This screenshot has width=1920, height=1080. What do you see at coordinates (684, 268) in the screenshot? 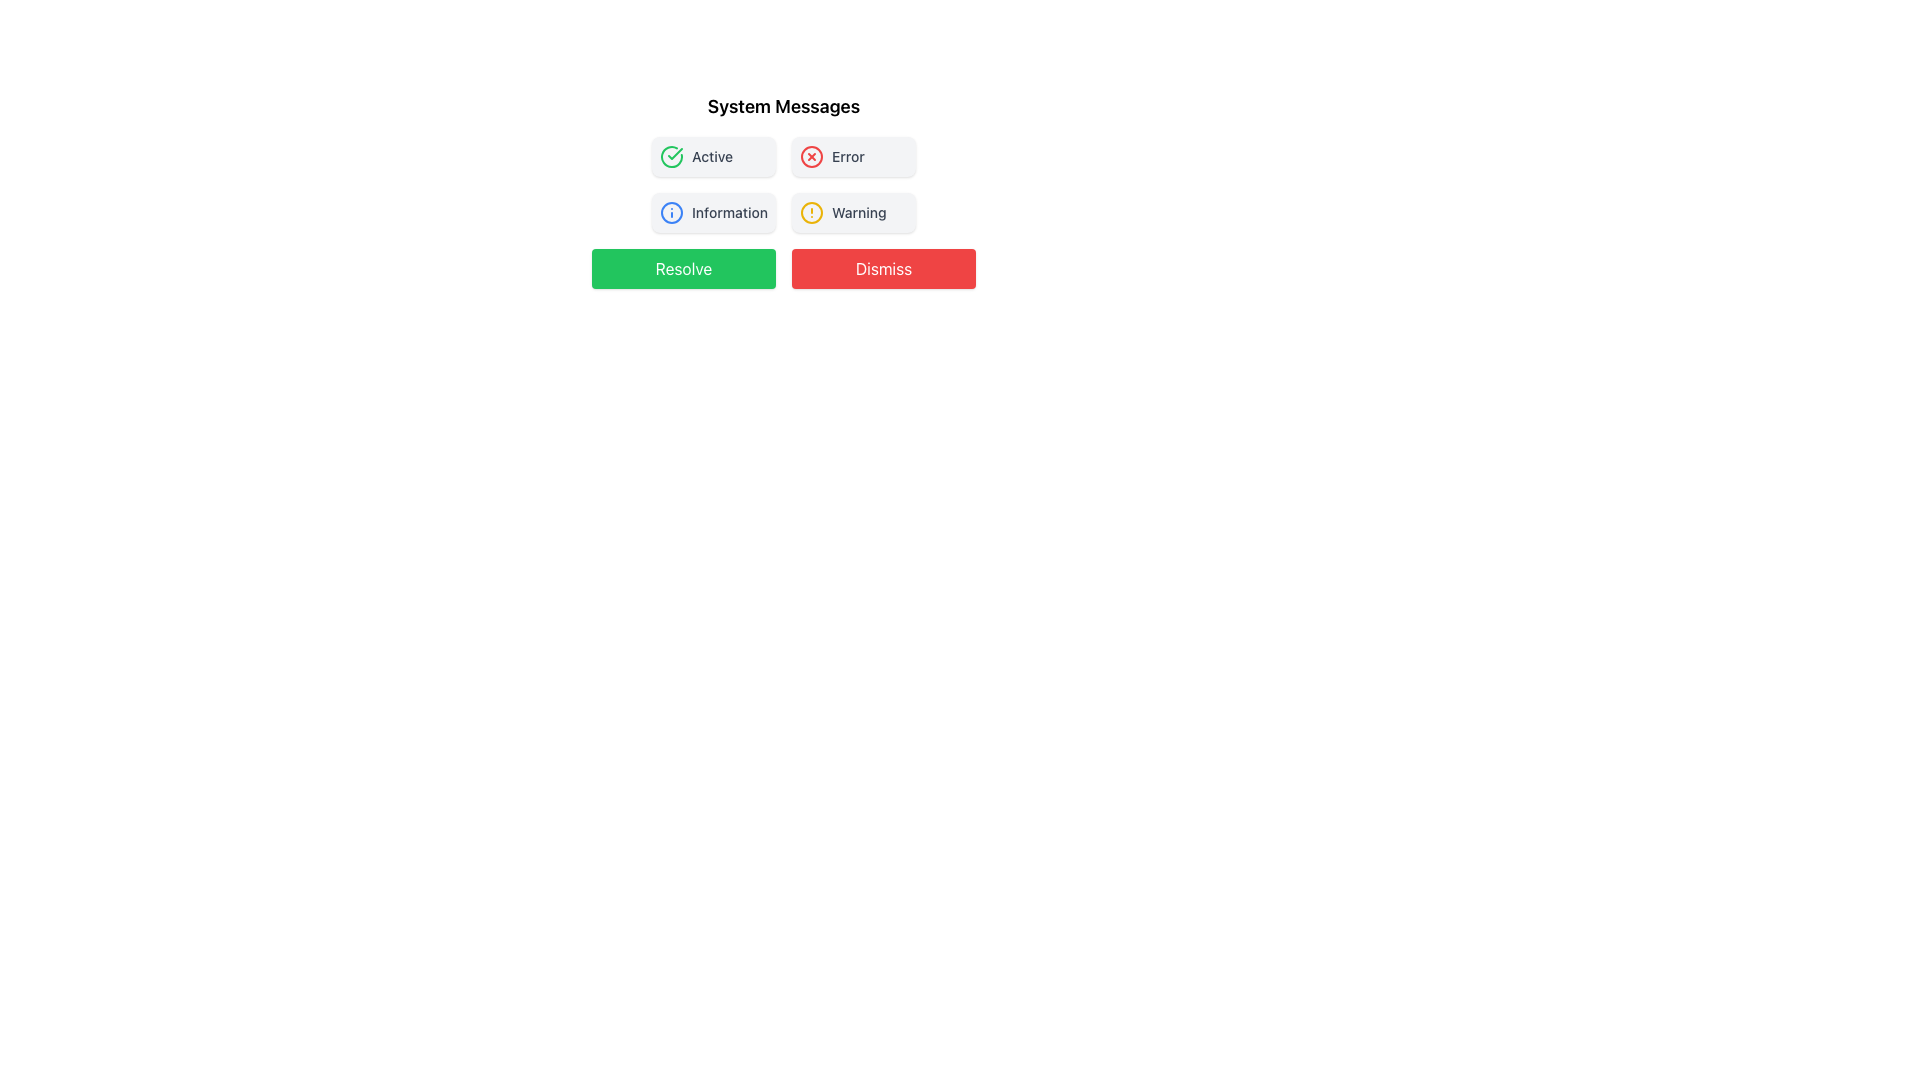
I see `the 'Resolve' button, which is a green button with white text` at bounding box center [684, 268].